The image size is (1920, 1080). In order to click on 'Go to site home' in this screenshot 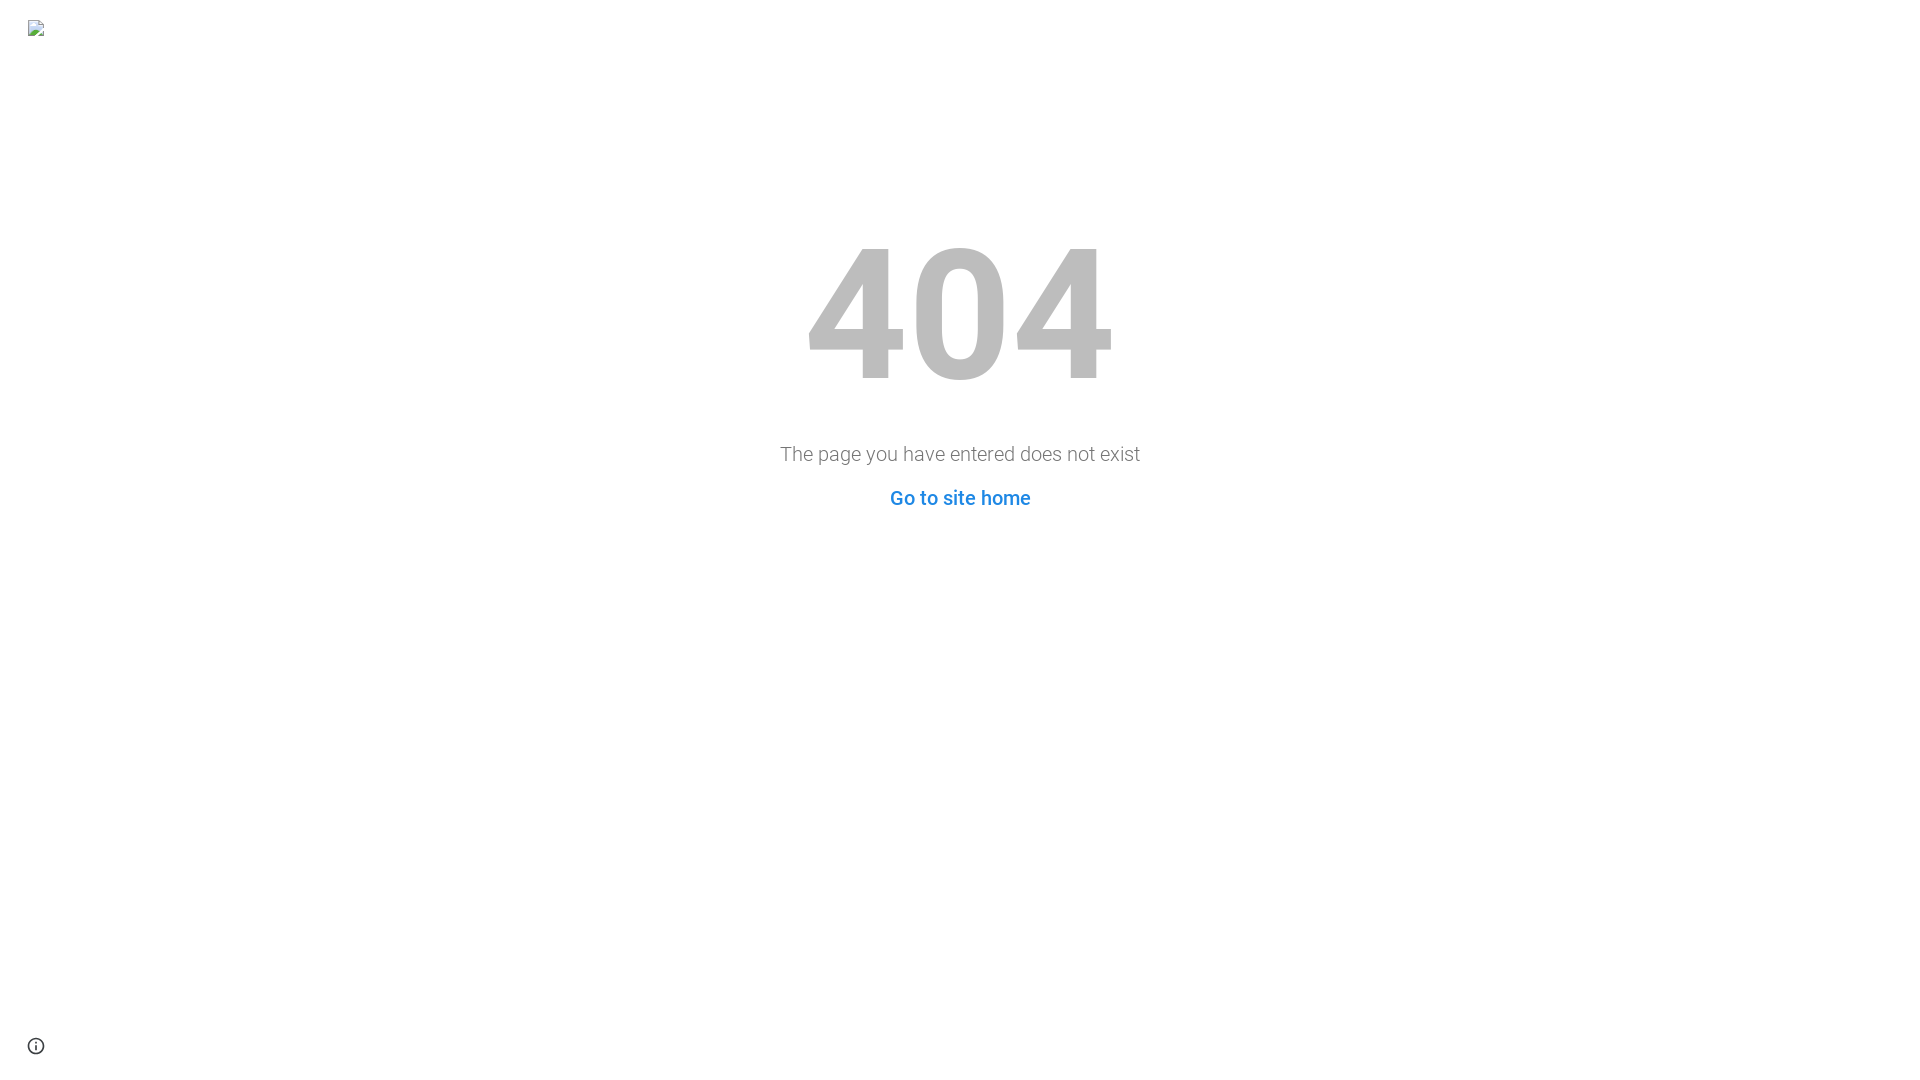, I will do `click(960, 496)`.